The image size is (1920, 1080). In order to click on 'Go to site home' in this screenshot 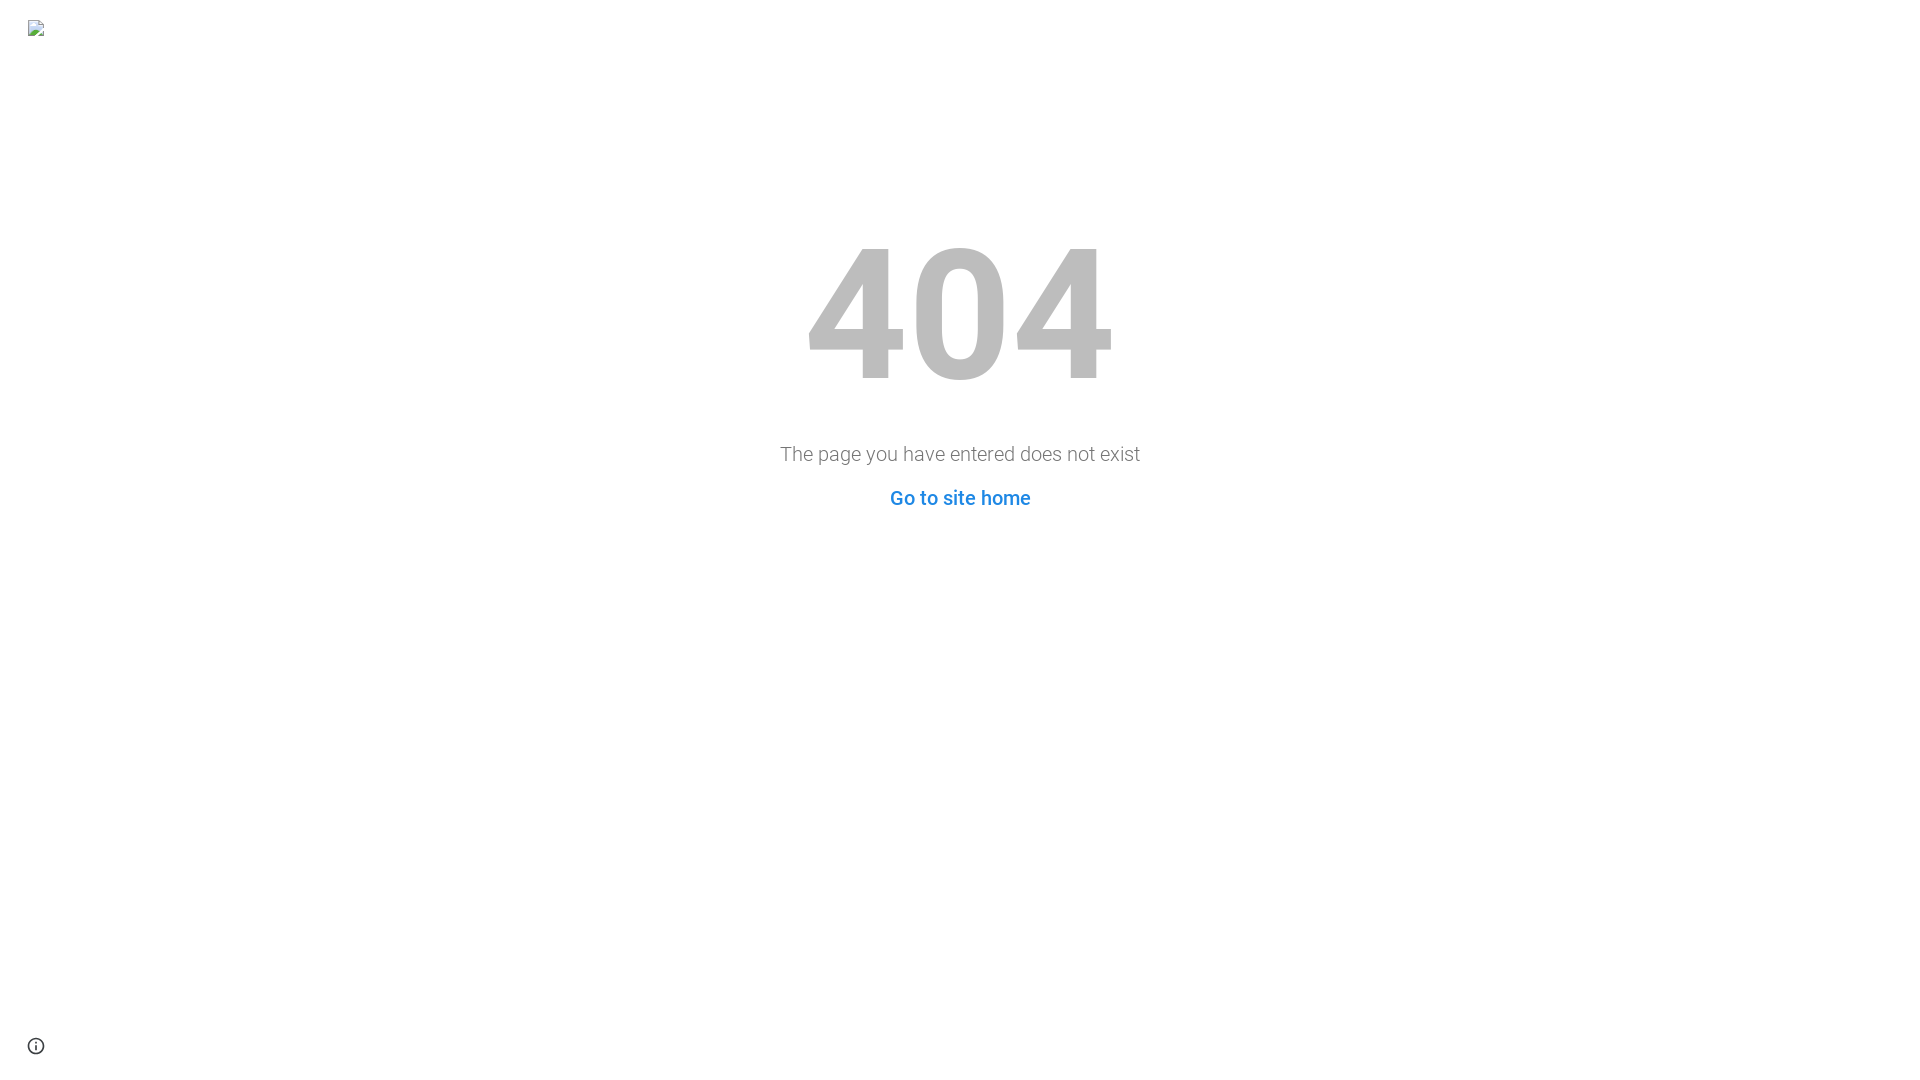, I will do `click(960, 496)`.